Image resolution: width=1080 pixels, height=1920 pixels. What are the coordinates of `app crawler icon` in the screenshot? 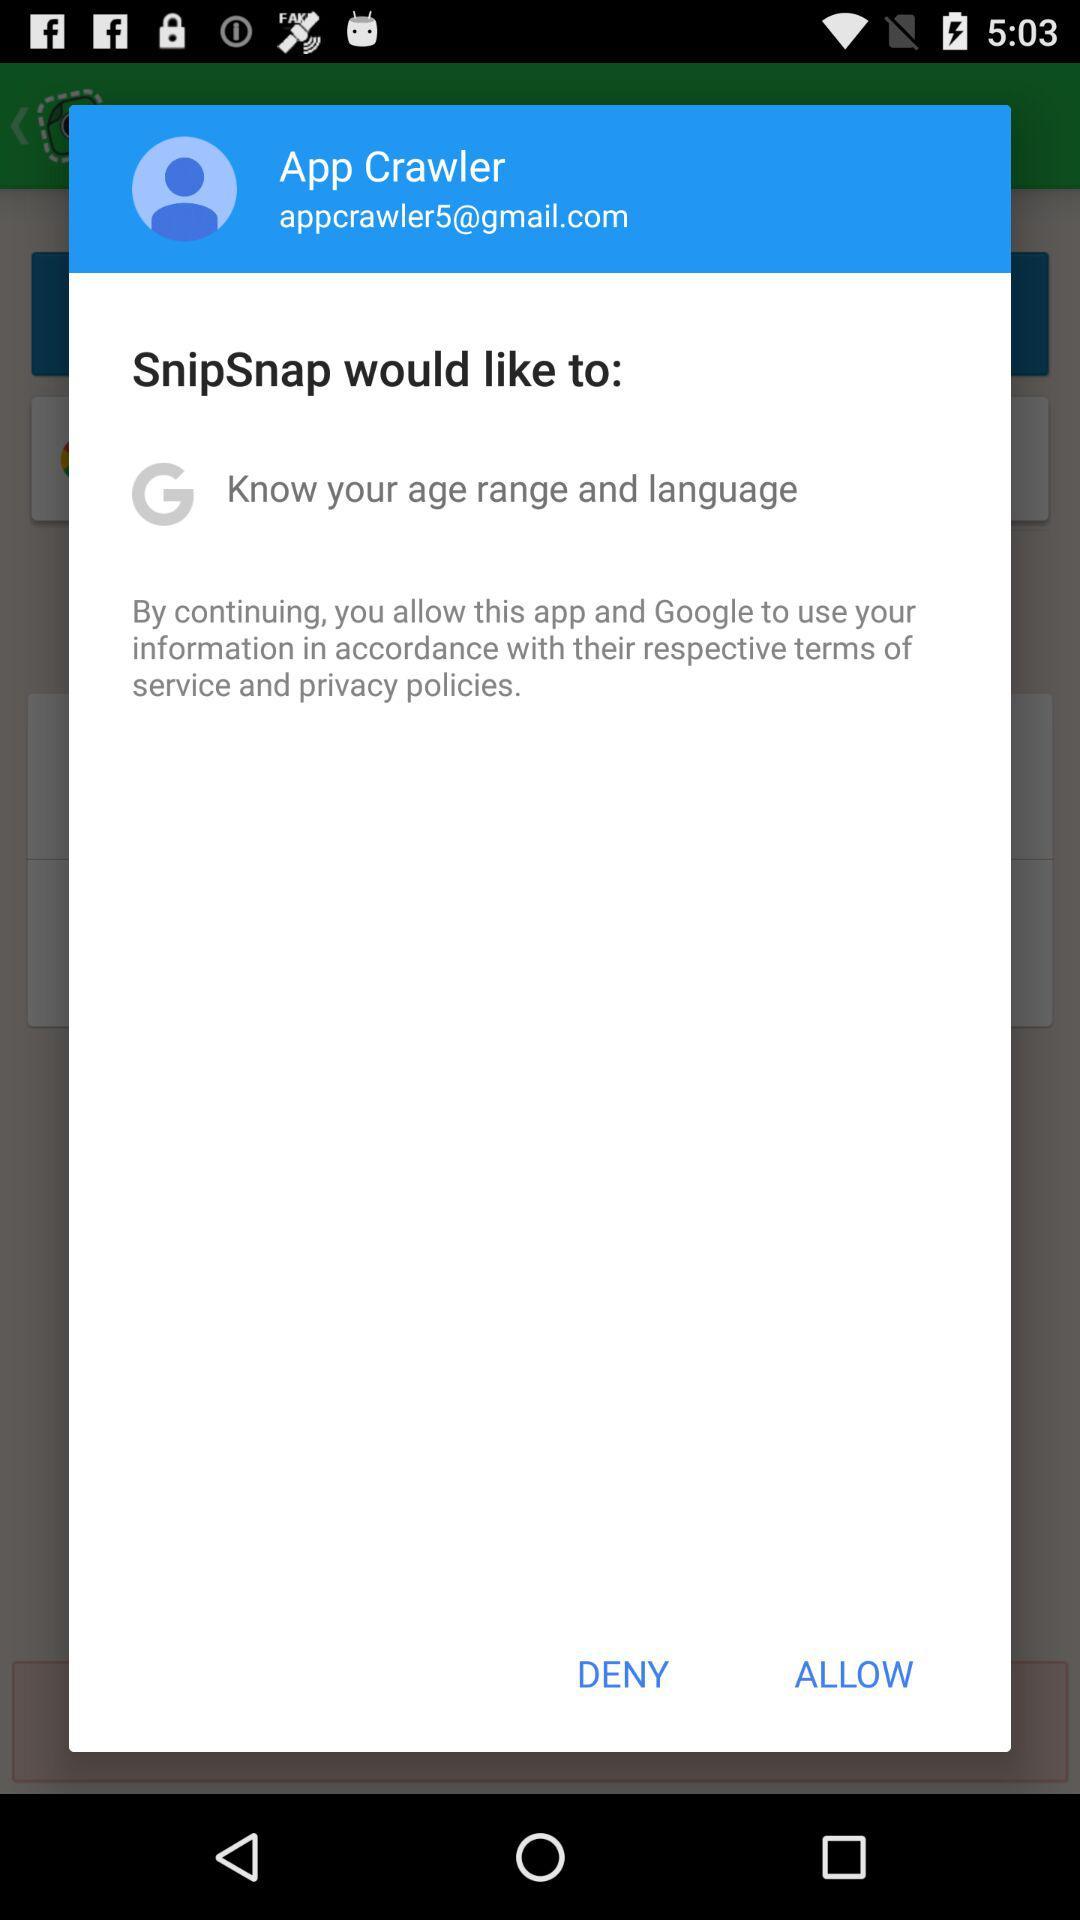 It's located at (392, 164).